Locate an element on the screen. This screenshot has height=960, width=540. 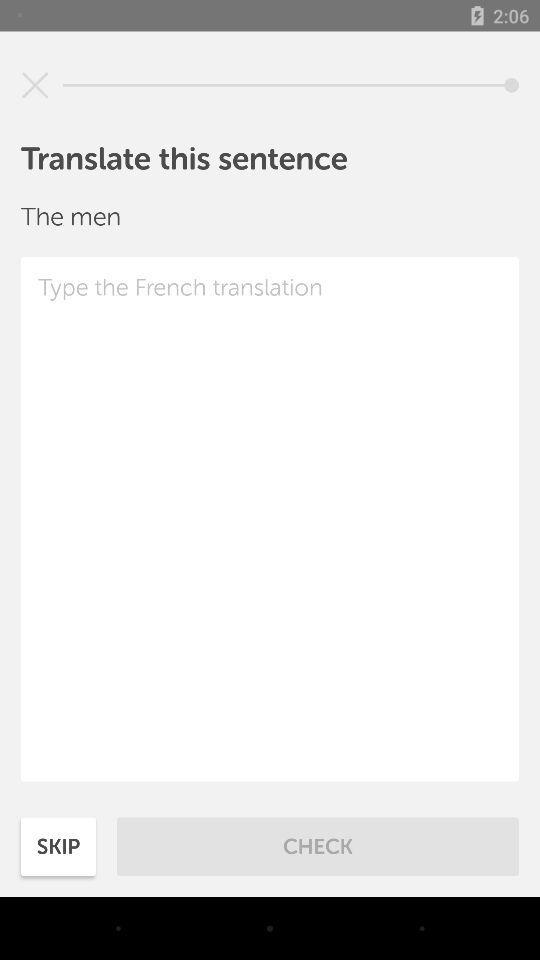
icon at the center is located at coordinates (270, 518).